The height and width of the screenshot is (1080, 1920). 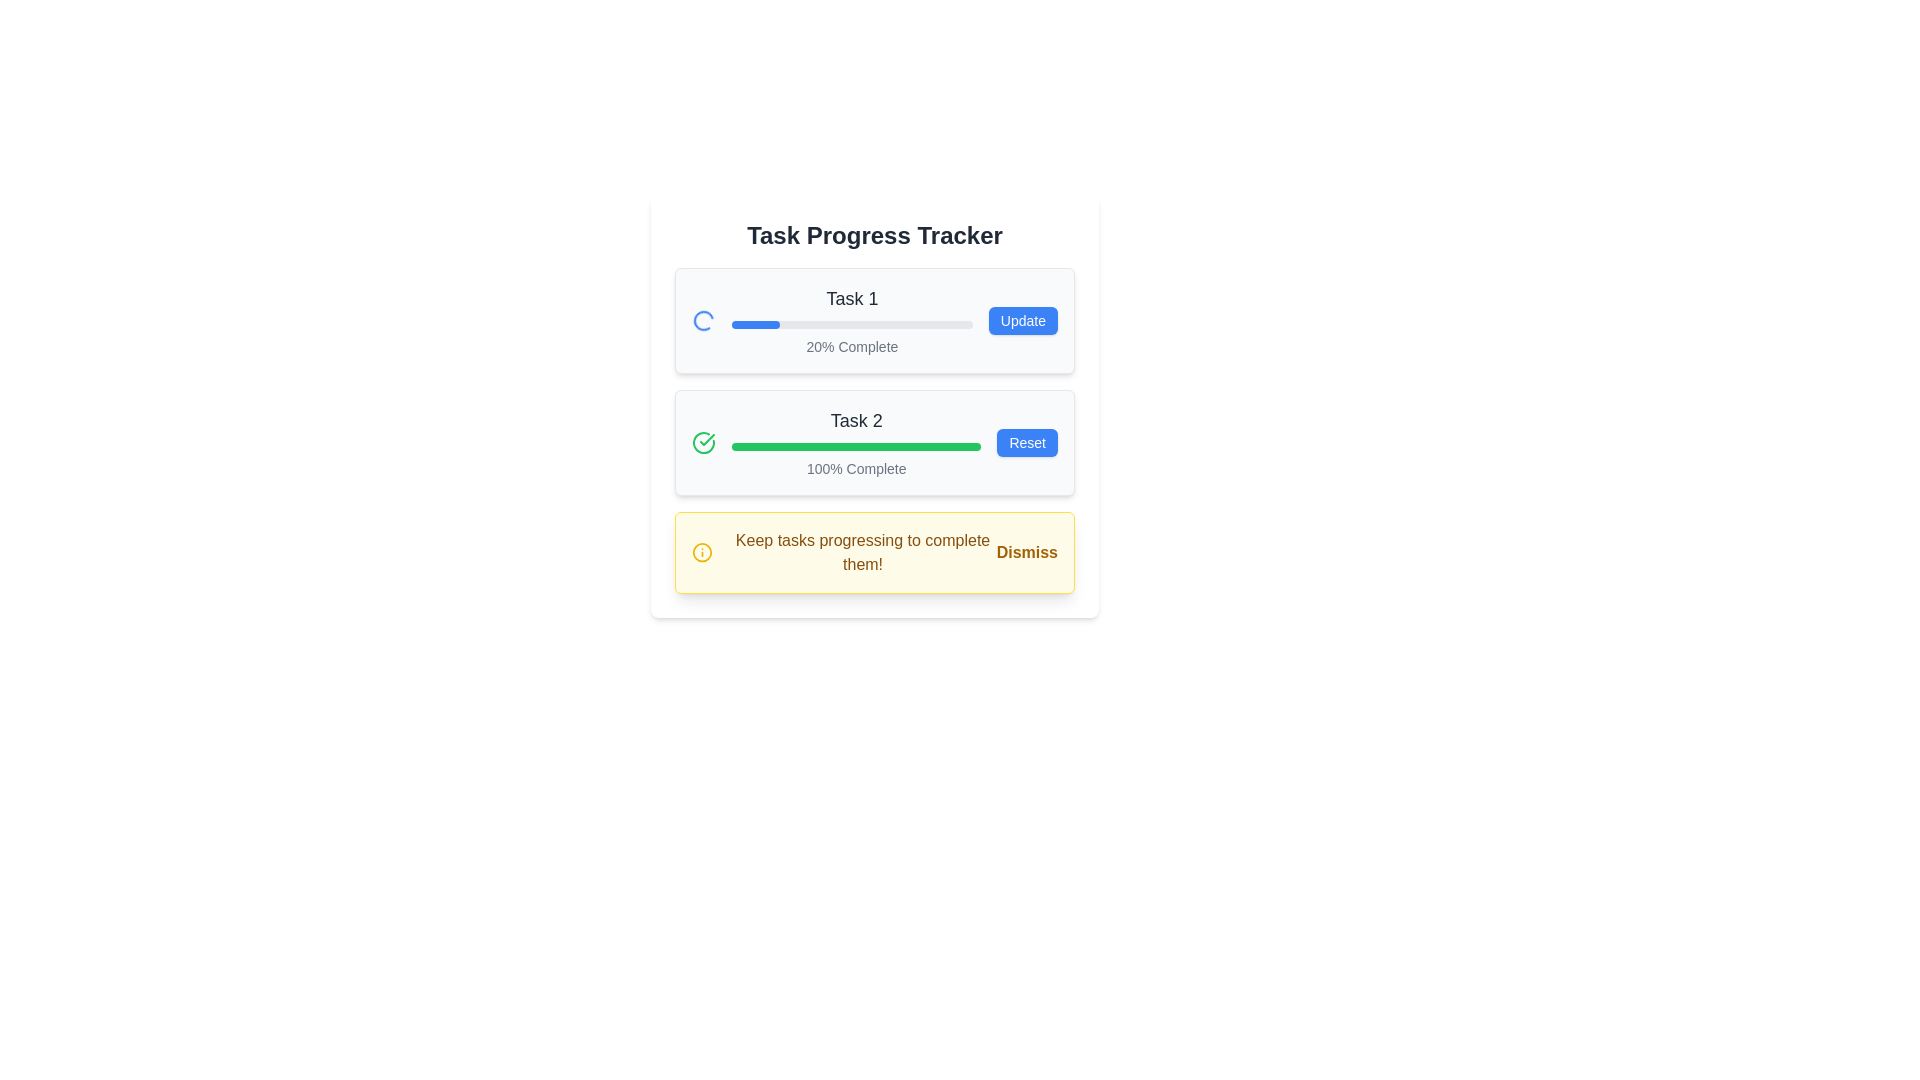 I want to click on the 'Reset' button with a blue background and white text, positioned to the right of the green progress bar labeled '100% Complete' within the 'Task 2' group, so click(x=1027, y=442).